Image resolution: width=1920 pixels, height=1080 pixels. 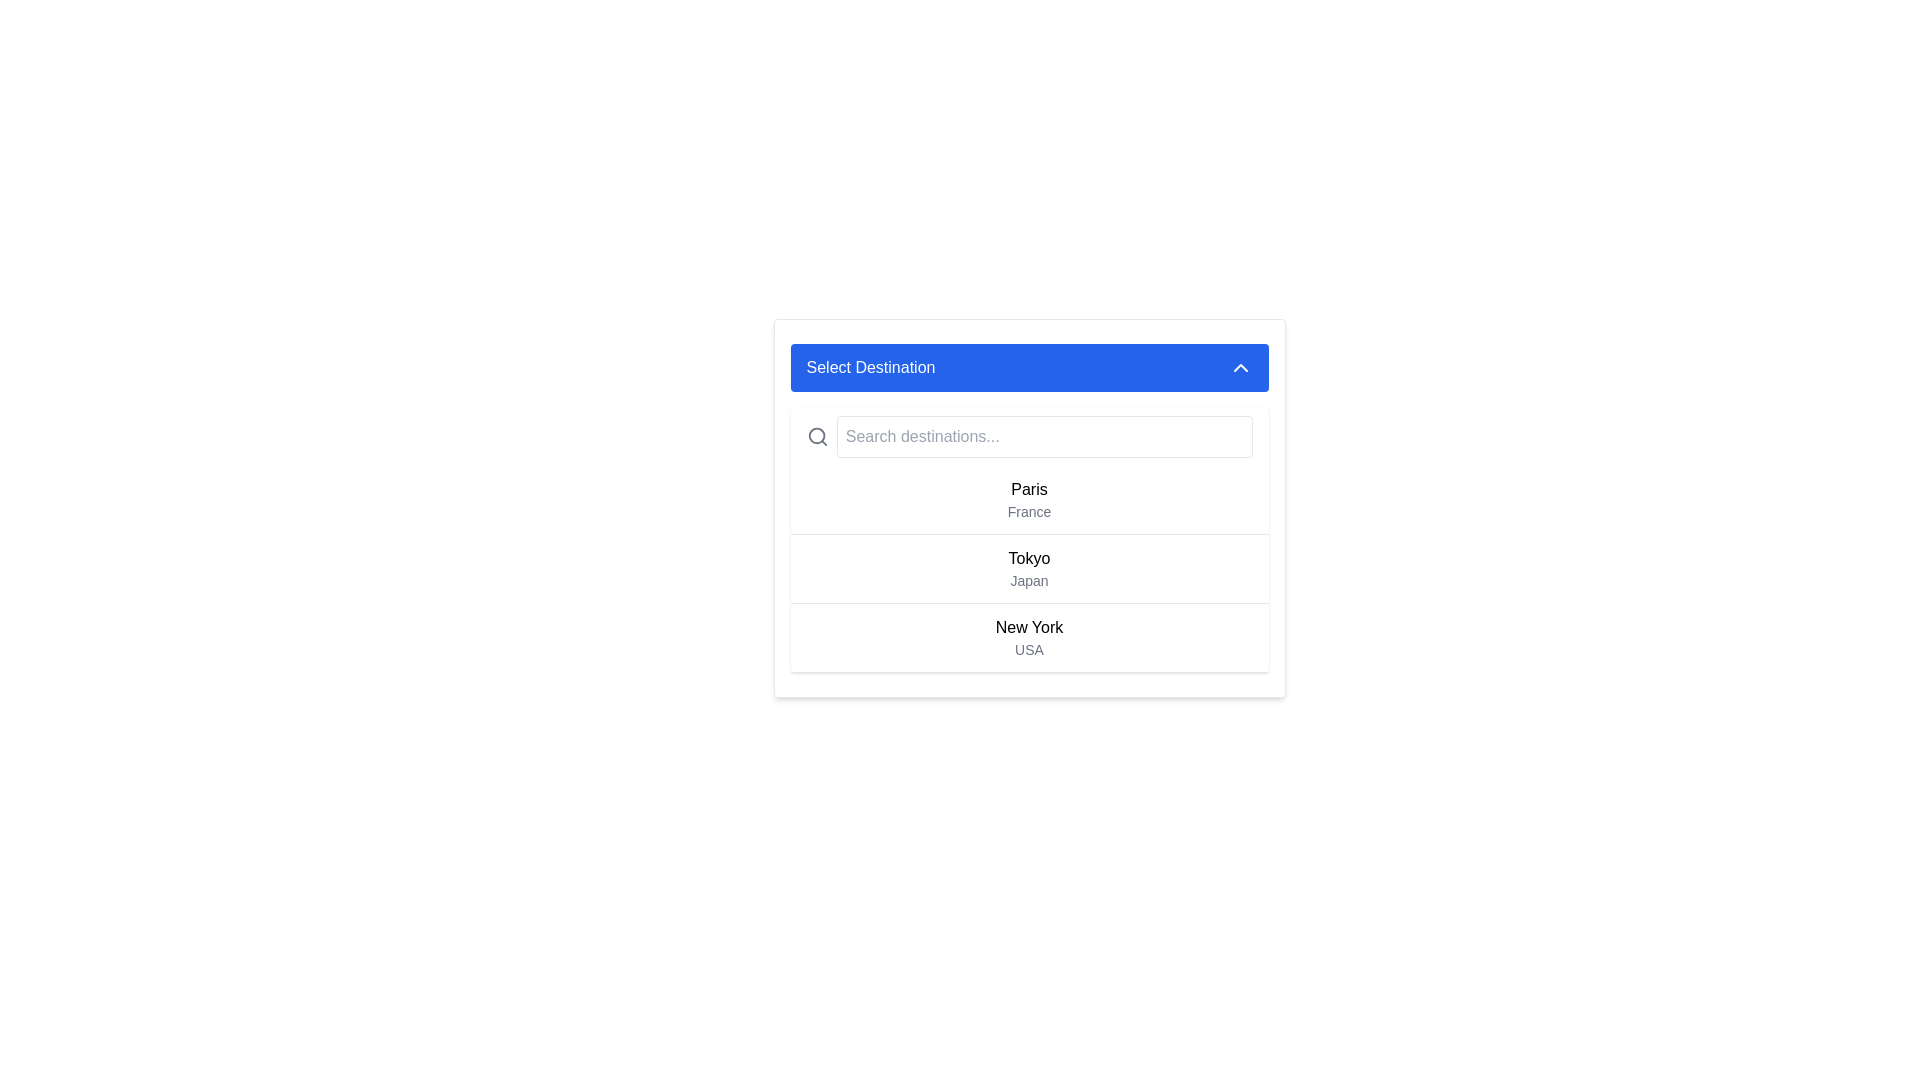 What do you see at coordinates (1029, 569) in the screenshot?
I see `the second item in the dropdown list, which displays 'Tokyo' and 'Japan'` at bounding box center [1029, 569].